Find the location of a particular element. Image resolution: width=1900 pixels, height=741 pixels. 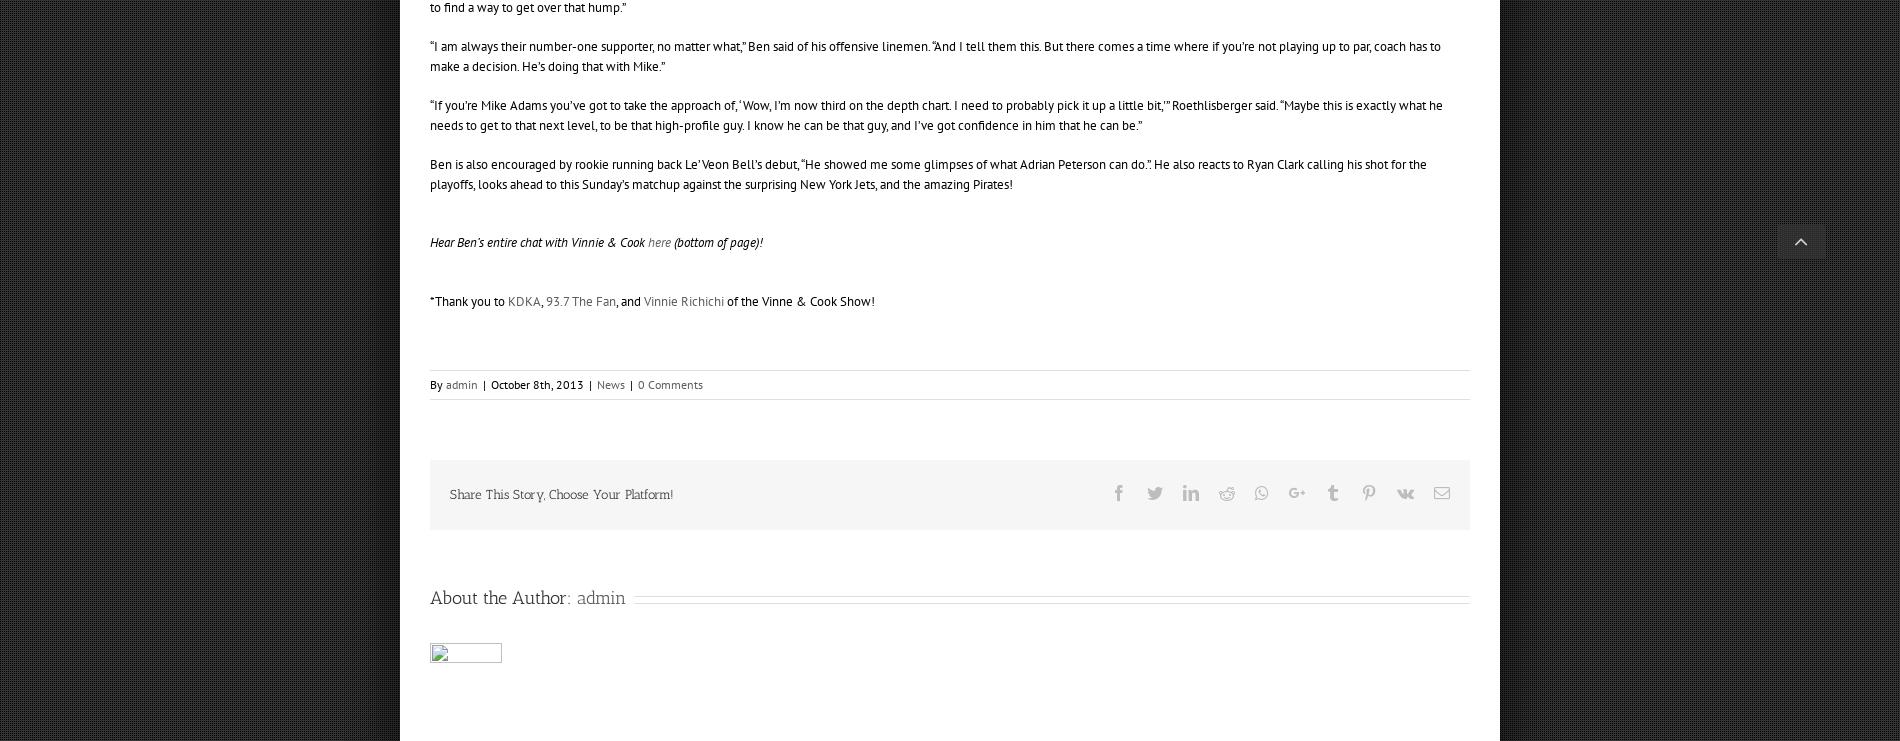

'Share This Story, Choose Your Platform!' is located at coordinates (562, 494).